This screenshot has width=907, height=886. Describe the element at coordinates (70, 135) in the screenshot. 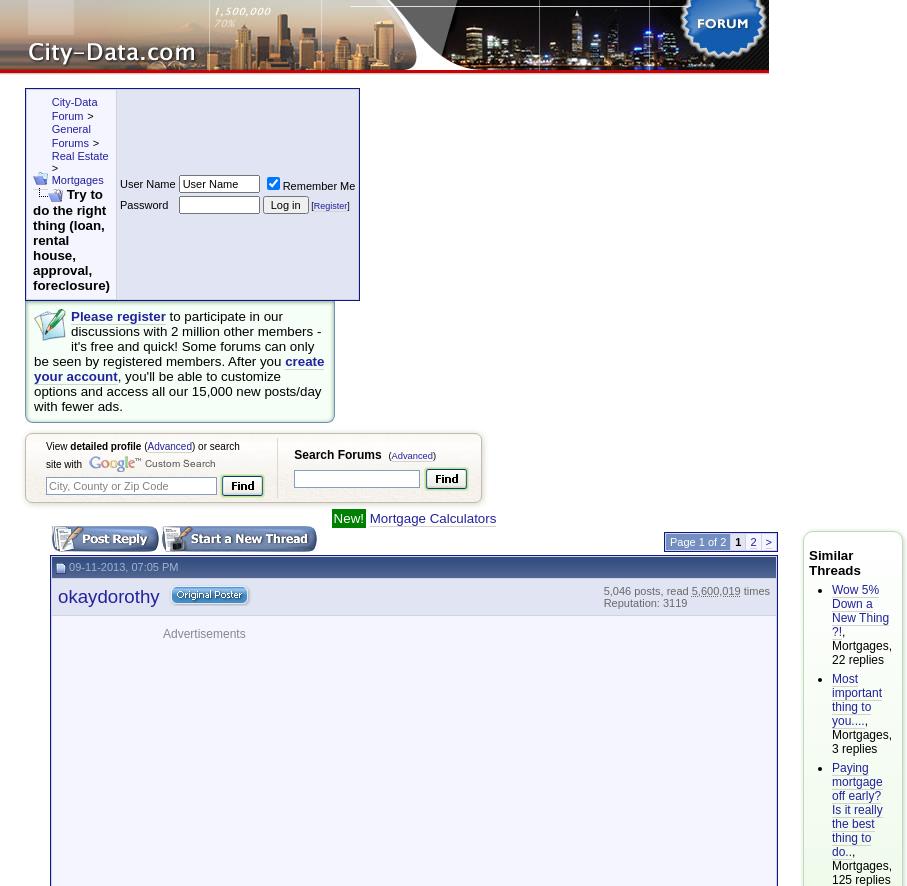

I see `'General Forums'` at that location.